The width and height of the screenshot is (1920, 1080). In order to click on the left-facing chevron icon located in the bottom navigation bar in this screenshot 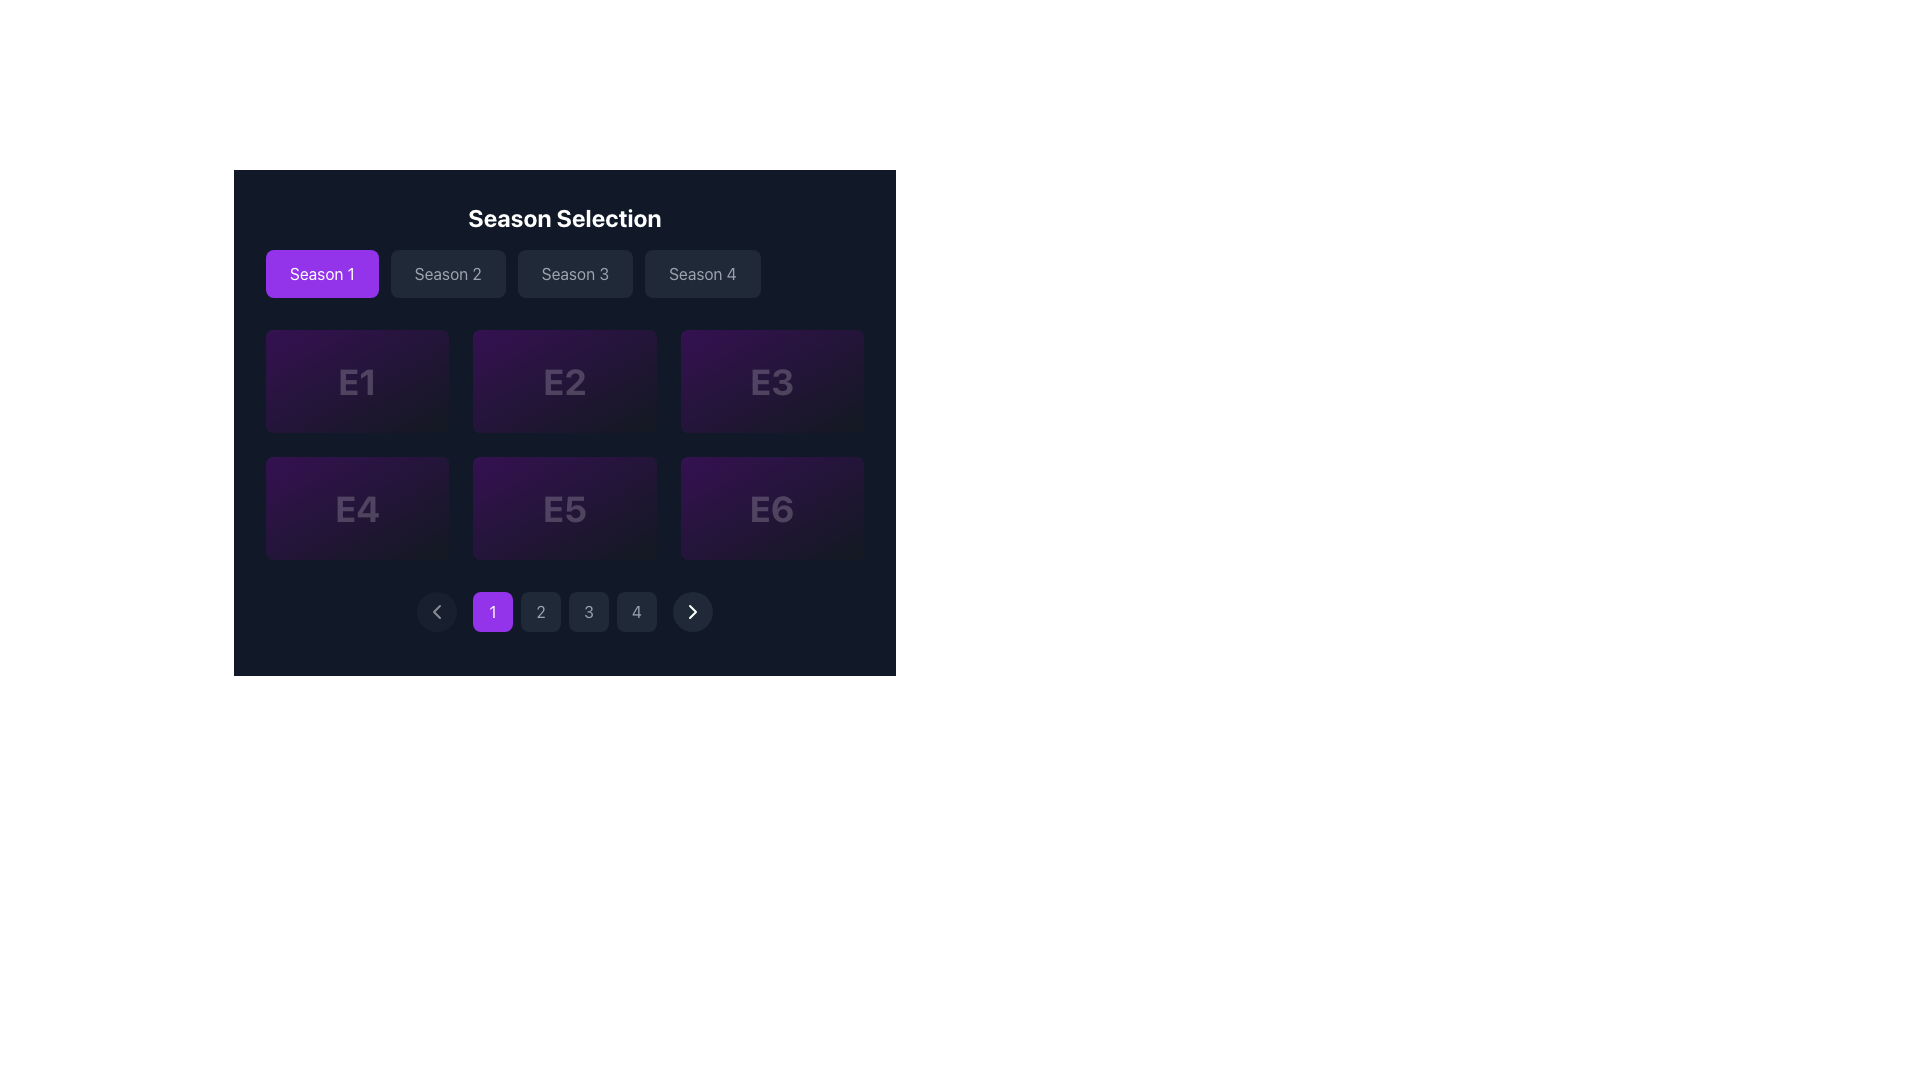, I will do `click(435, 611)`.